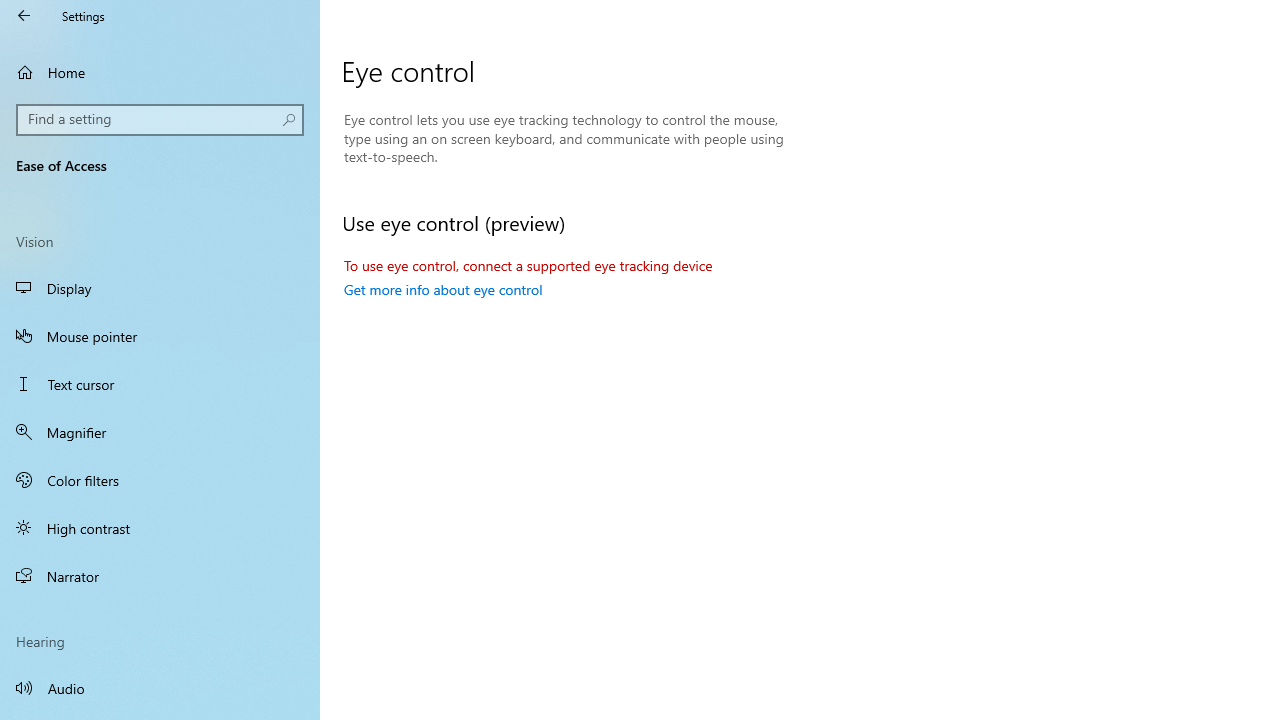 The width and height of the screenshot is (1280, 720). What do you see at coordinates (24, 15) in the screenshot?
I see `'Back'` at bounding box center [24, 15].